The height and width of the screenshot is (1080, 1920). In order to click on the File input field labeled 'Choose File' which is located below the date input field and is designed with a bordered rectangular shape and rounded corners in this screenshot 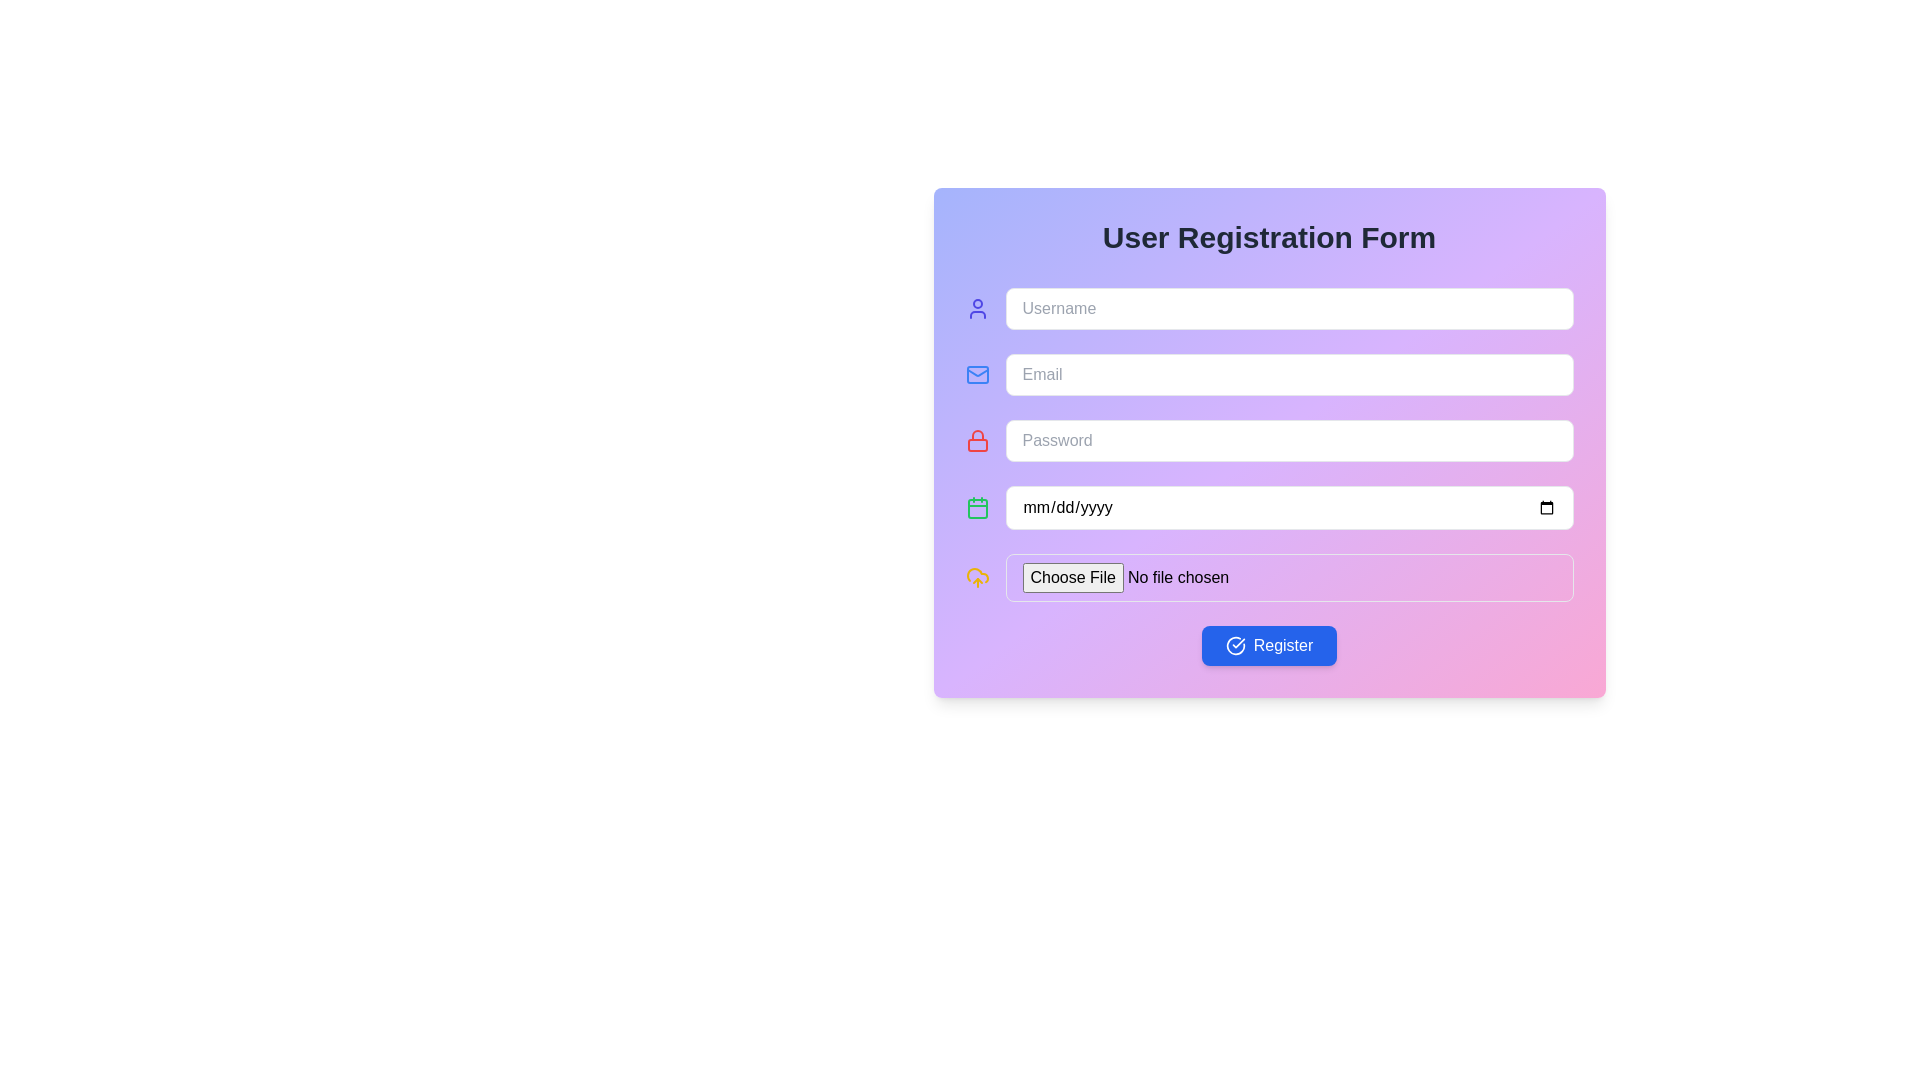, I will do `click(1289, 578)`.